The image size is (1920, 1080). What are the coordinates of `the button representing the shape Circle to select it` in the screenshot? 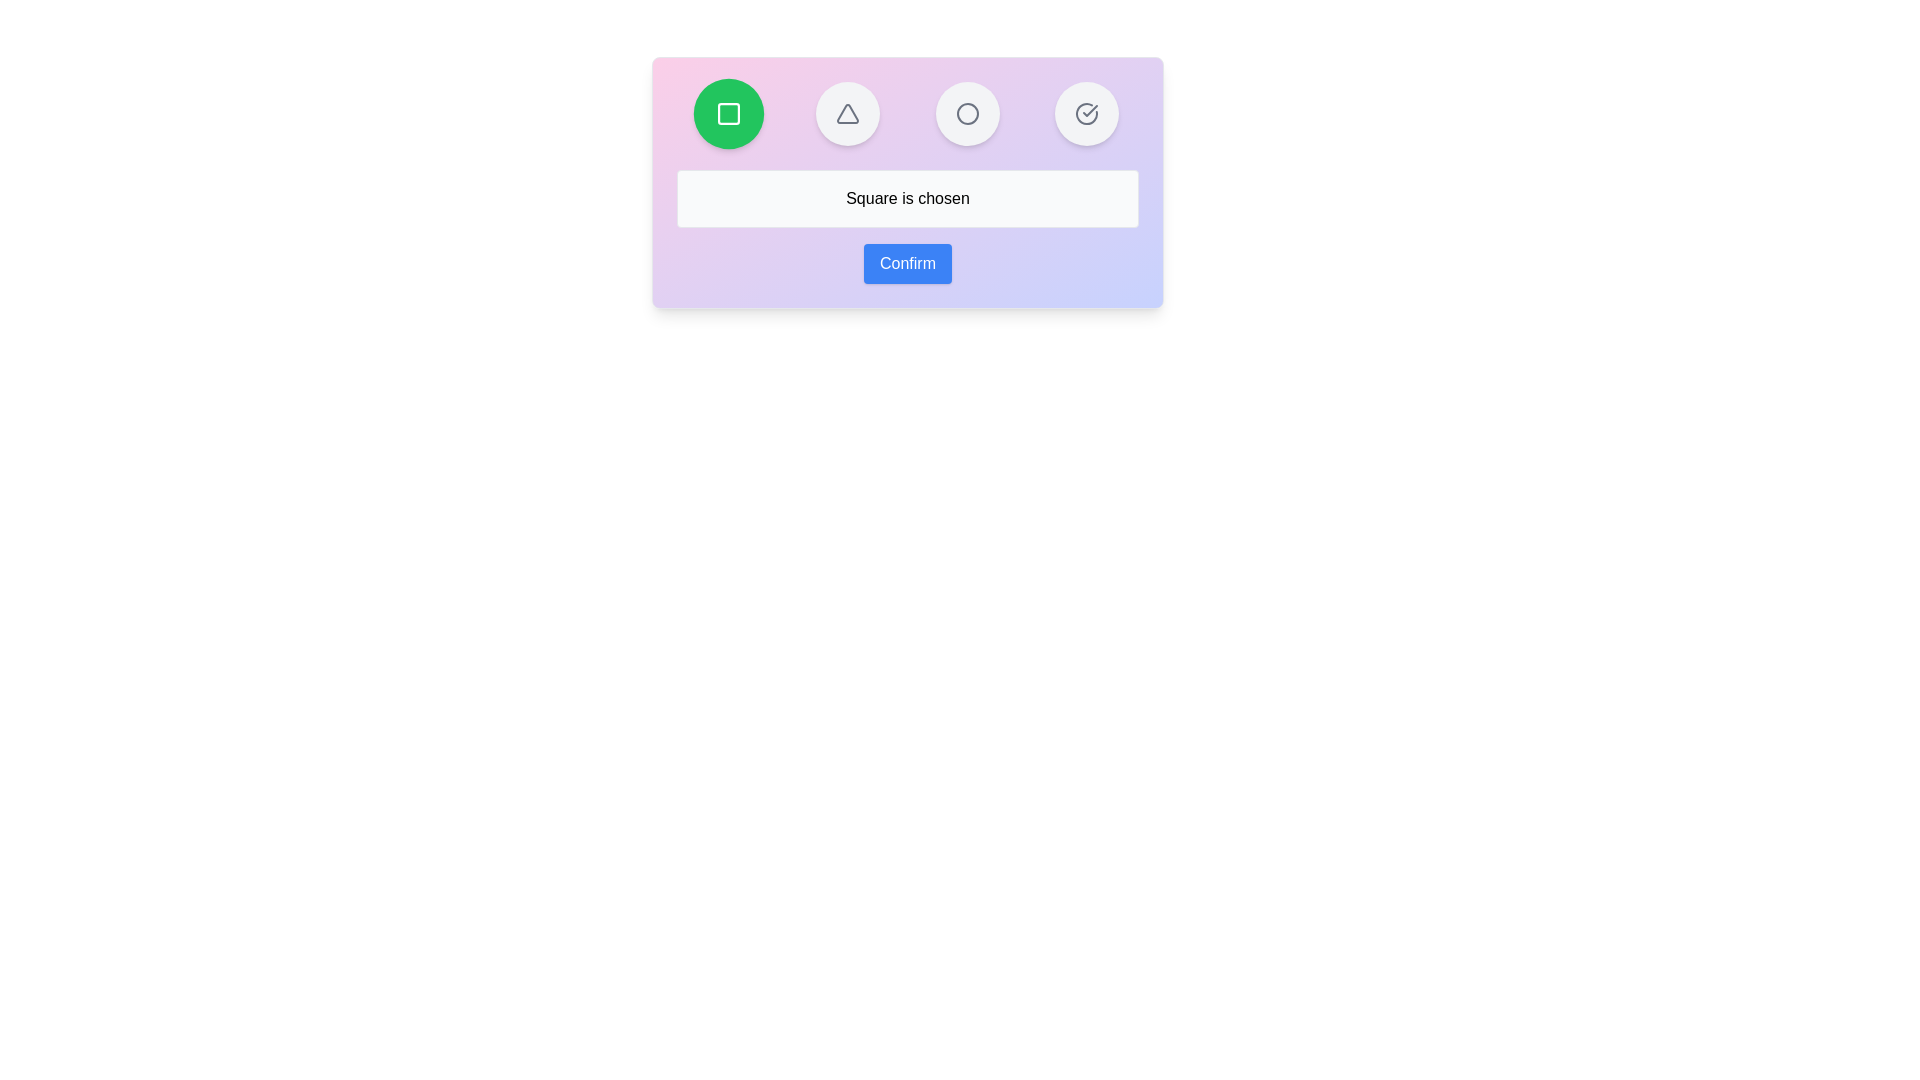 It's located at (967, 114).